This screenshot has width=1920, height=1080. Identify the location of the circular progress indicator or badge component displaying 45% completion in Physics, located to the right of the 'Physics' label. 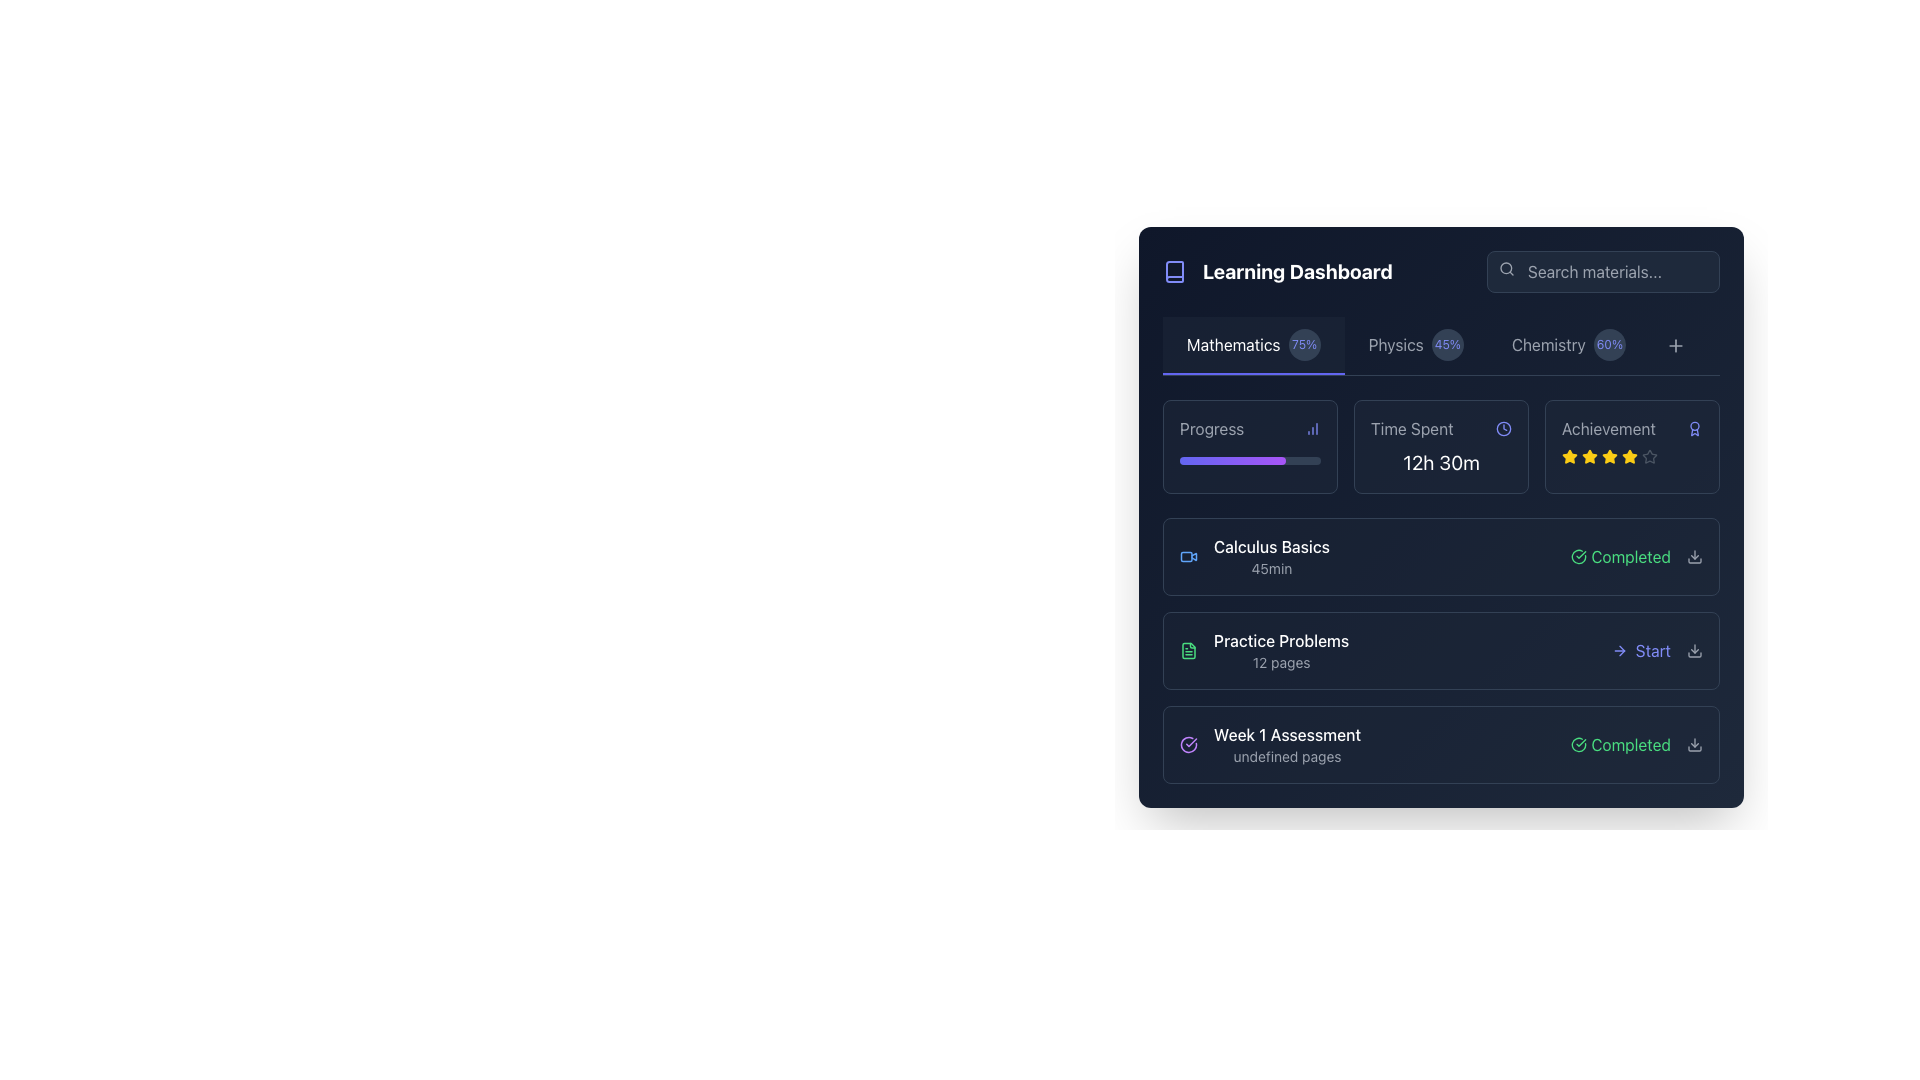
(1447, 343).